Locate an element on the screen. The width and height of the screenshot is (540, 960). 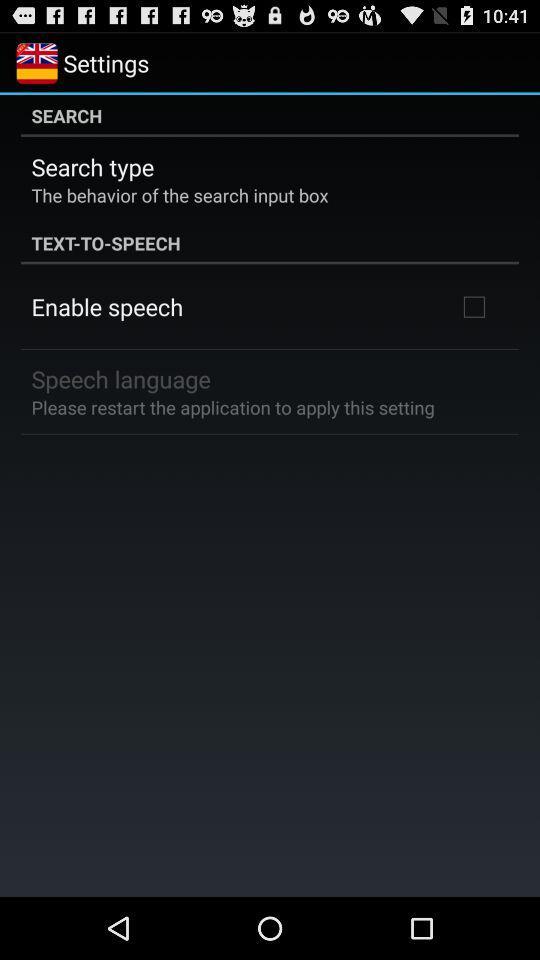
the app next to enable speech app is located at coordinates (473, 306).